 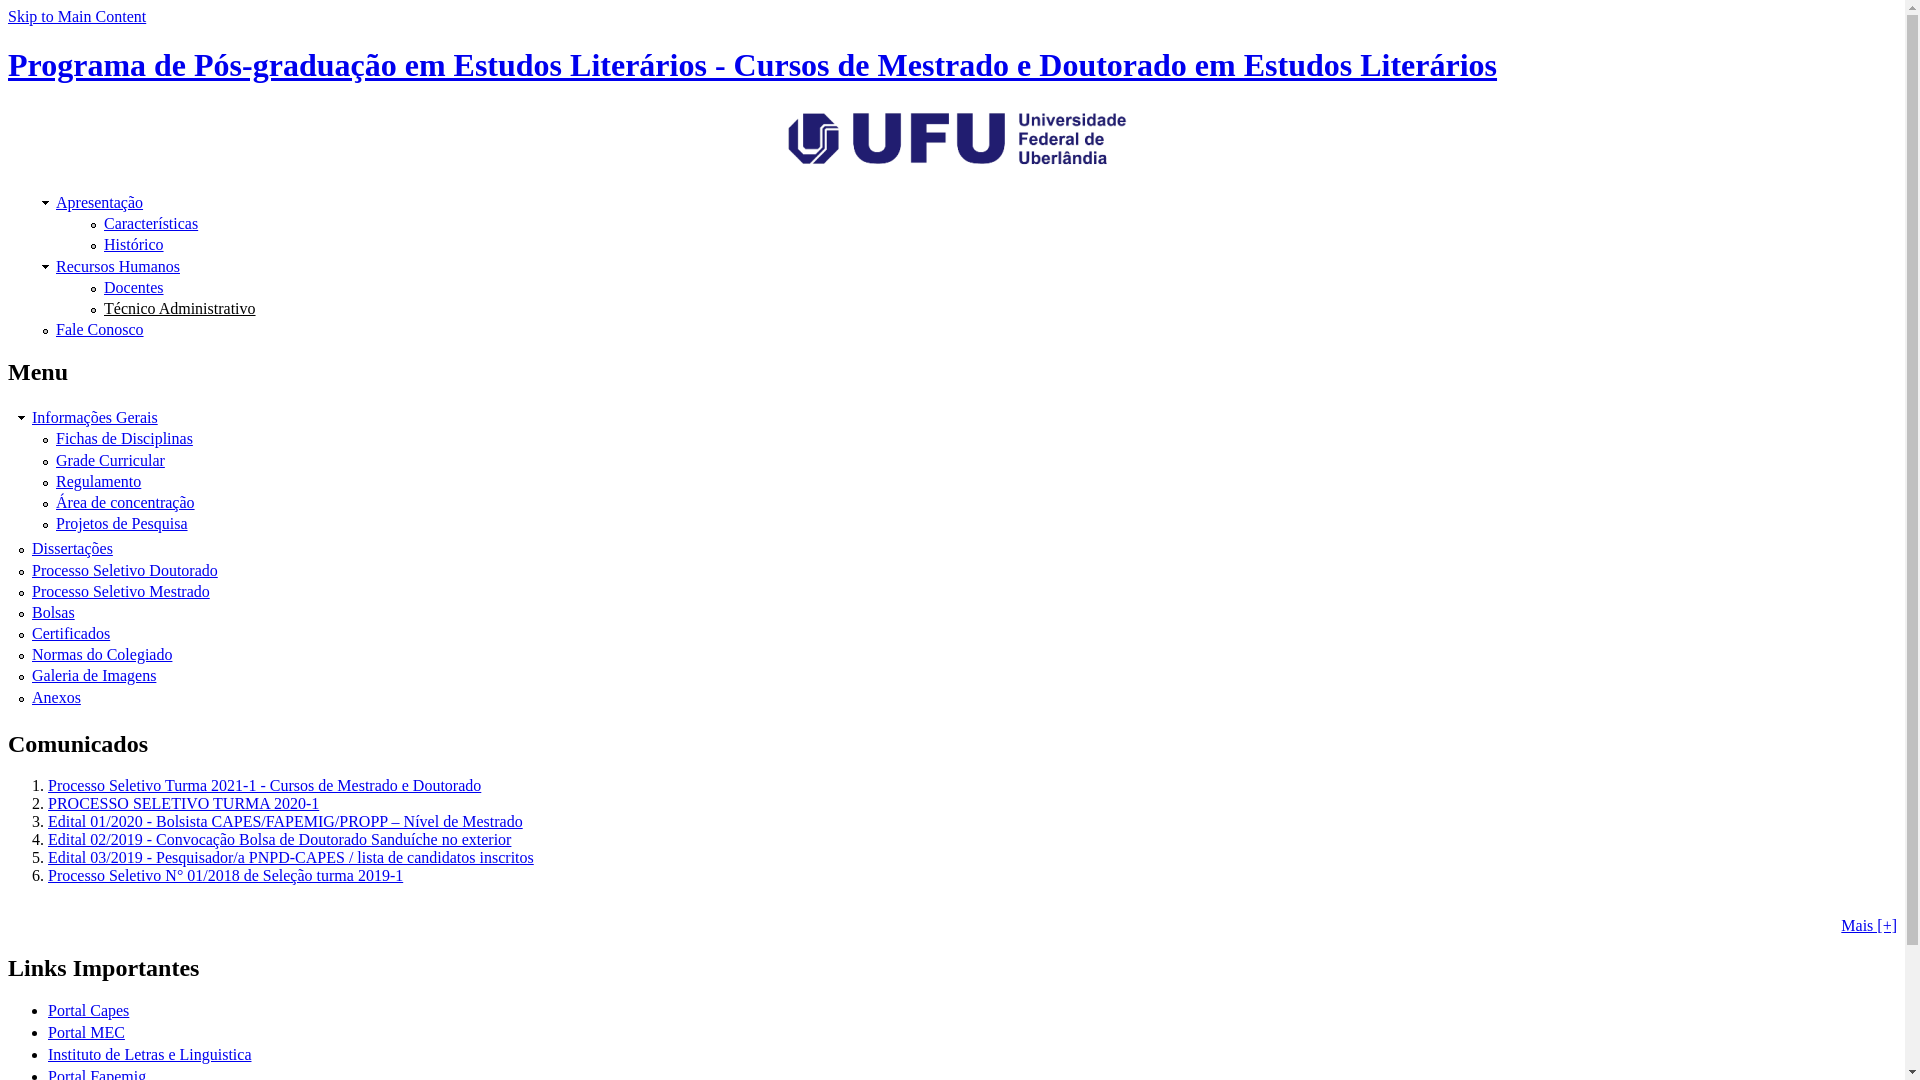 I want to click on 'Docentes', so click(x=133, y=287).